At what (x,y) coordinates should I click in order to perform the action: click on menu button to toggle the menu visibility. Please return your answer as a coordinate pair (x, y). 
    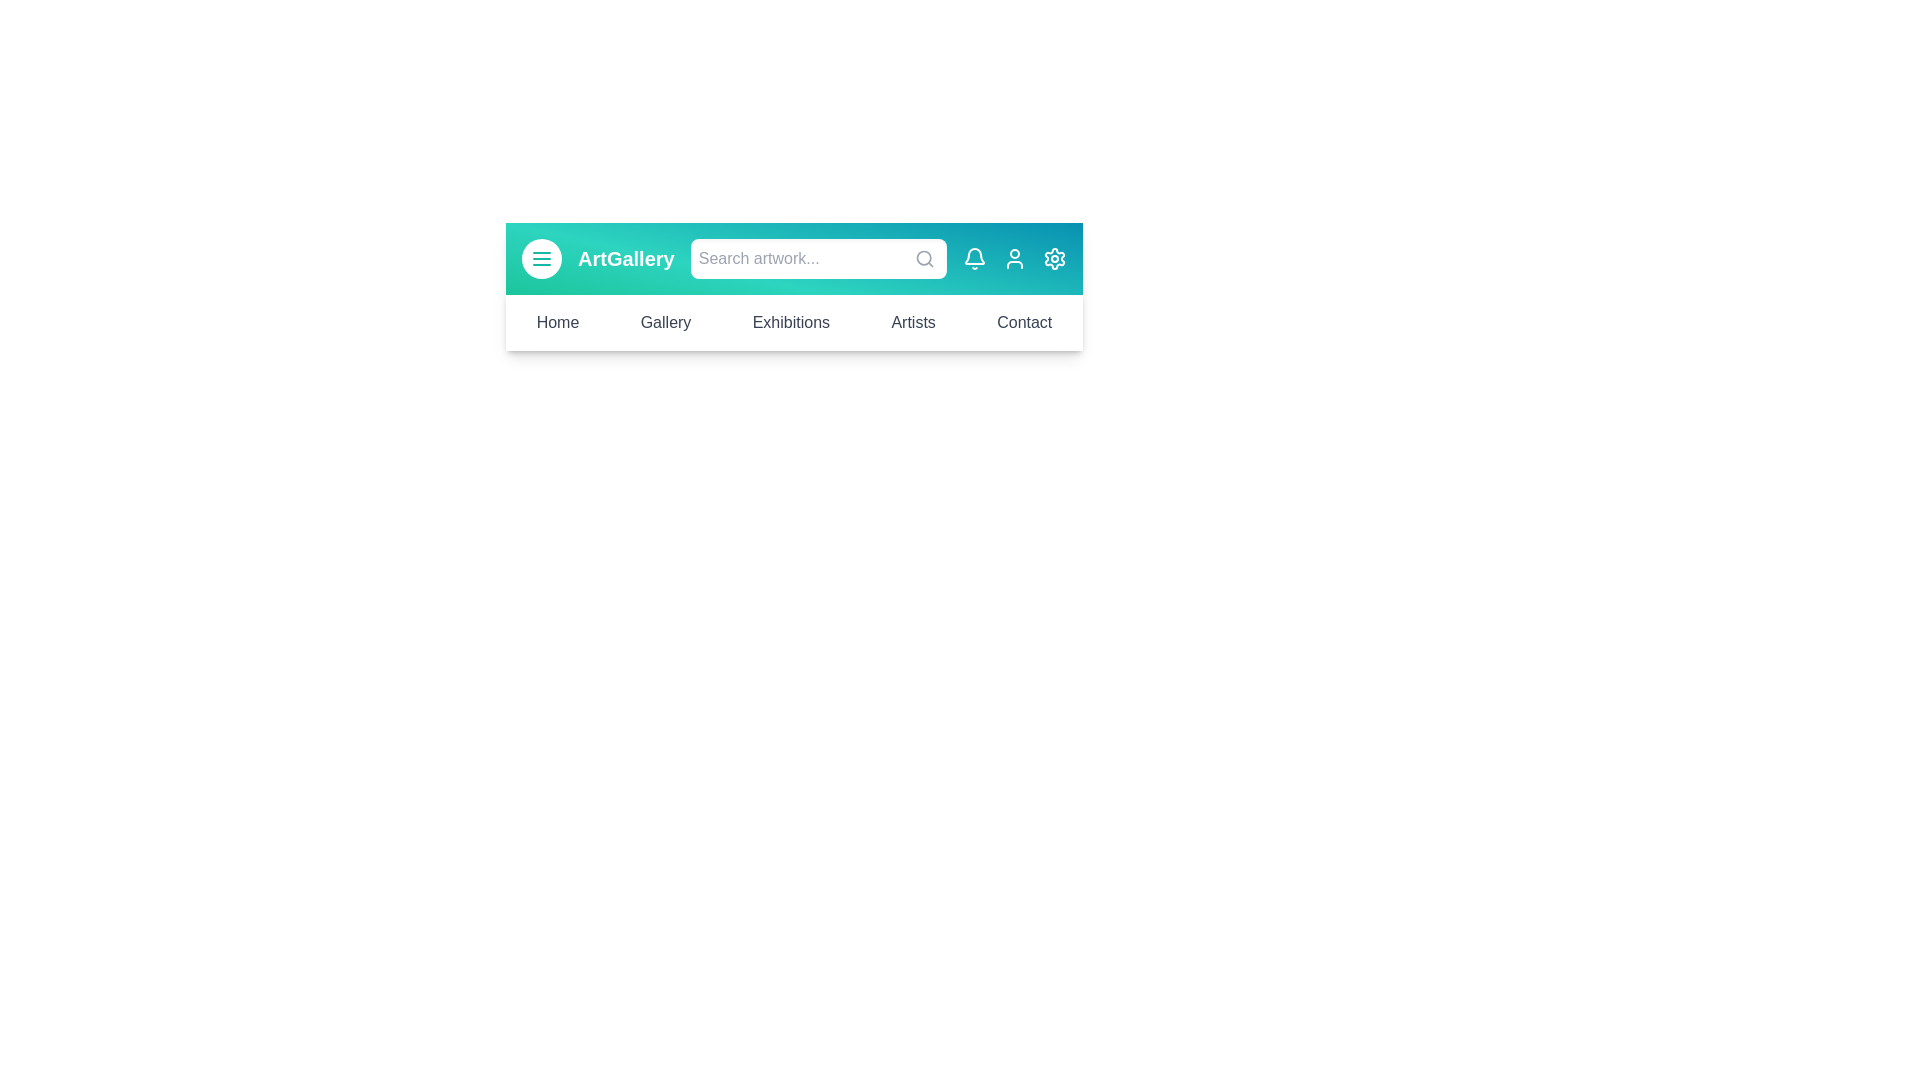
    Looking at the image, I should click on (542, 257).